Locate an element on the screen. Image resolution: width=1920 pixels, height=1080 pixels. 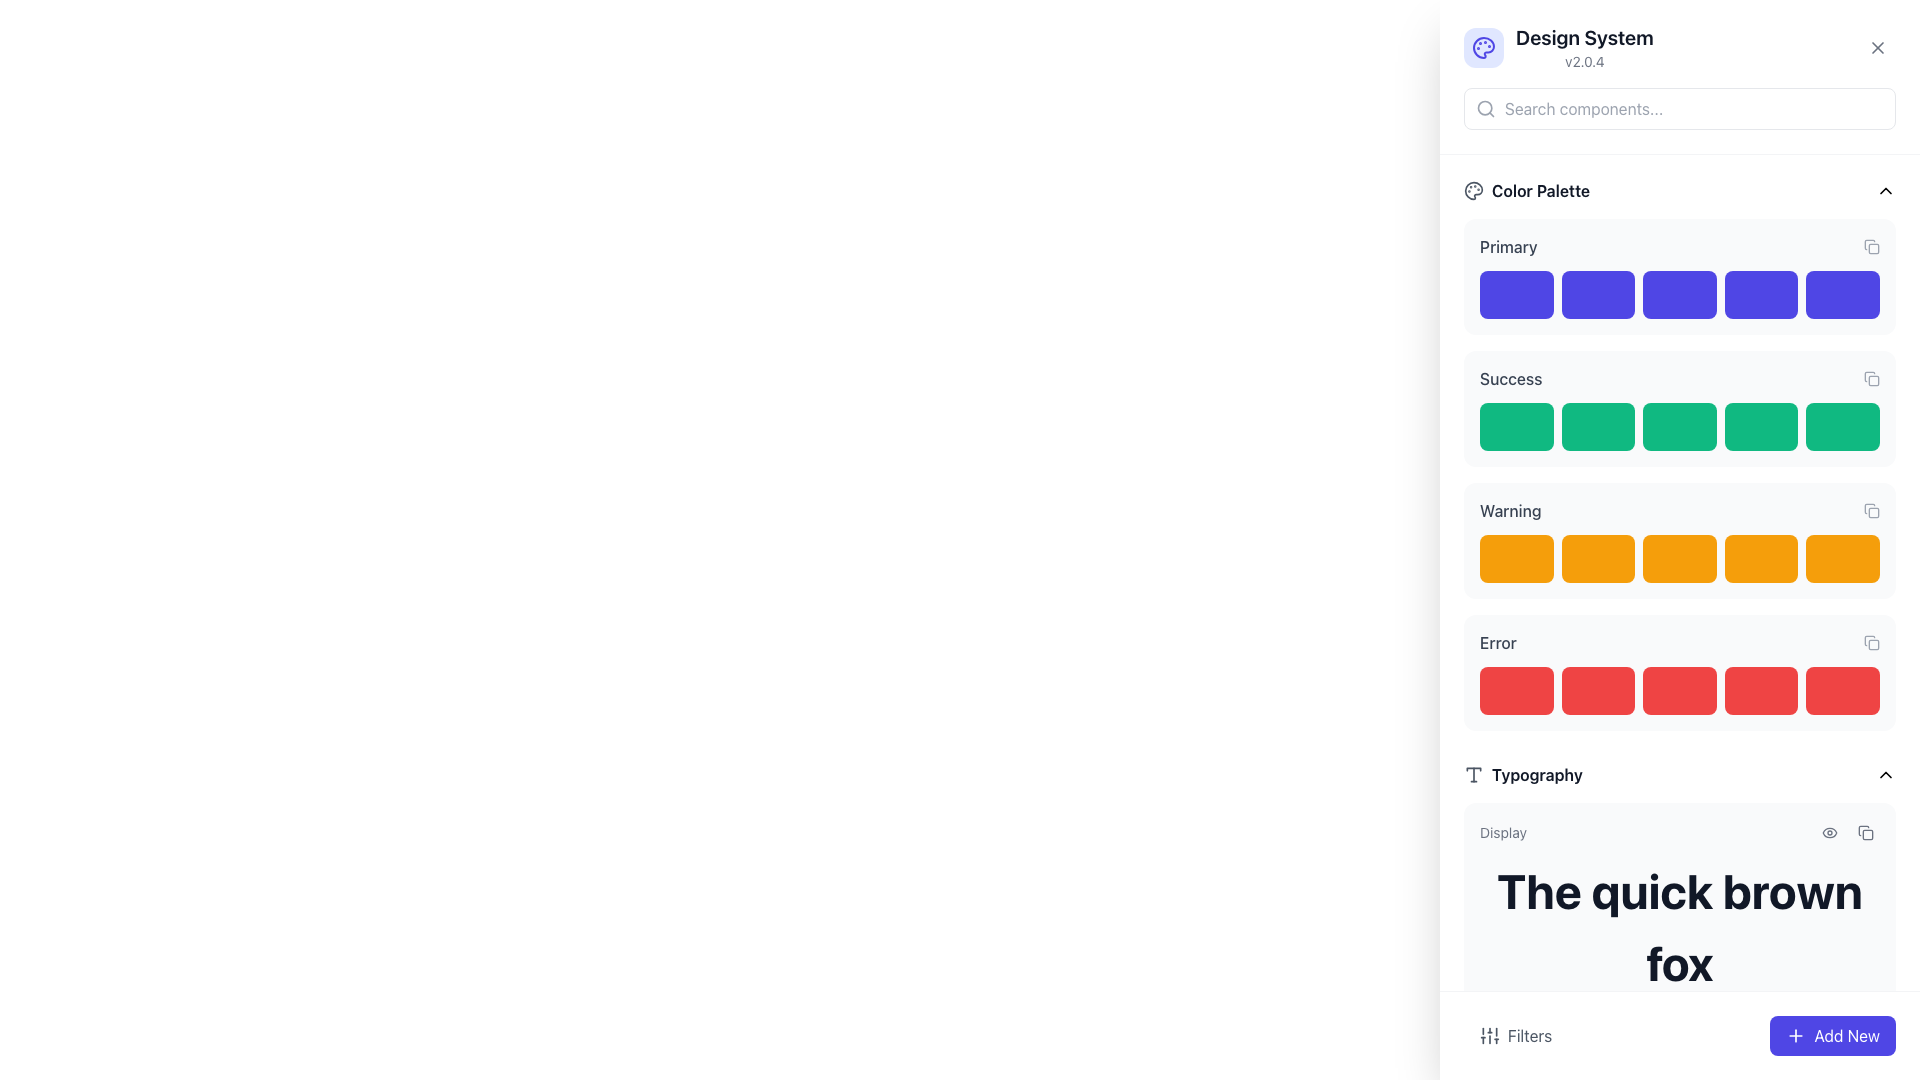
the copy icon button located at the bottom right corner of the panel is located at coordinates (1865, 1059).